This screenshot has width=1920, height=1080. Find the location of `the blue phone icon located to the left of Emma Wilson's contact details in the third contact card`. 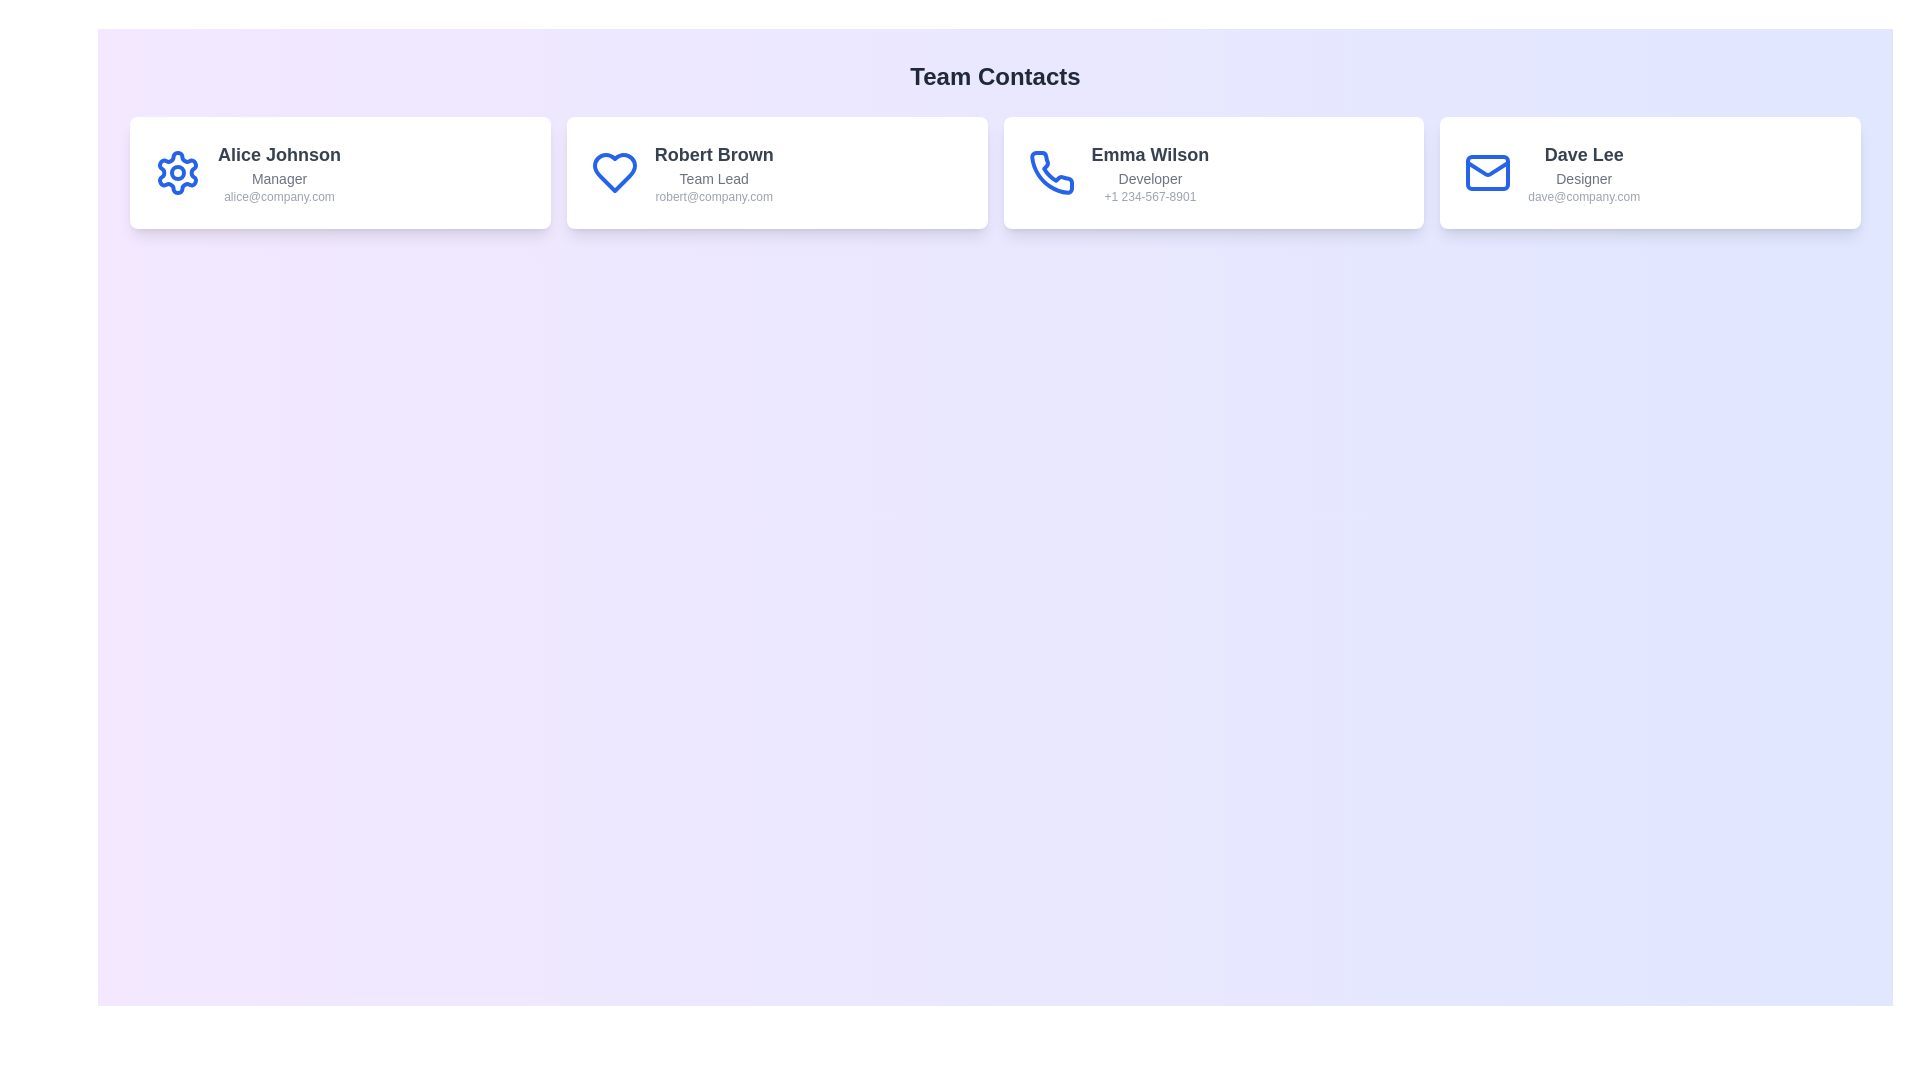

the blue phone icon located to the left of Emma Wilson's contact details in the third contact card is located at coordinates (1050, 172).